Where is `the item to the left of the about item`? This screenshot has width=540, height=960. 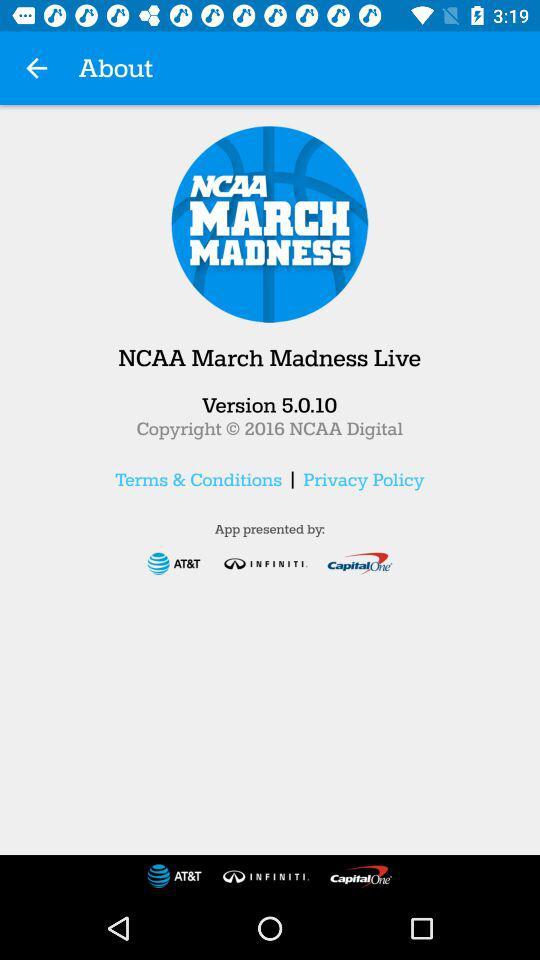 the item to the left of the about item is located at coordinates (36, 68).